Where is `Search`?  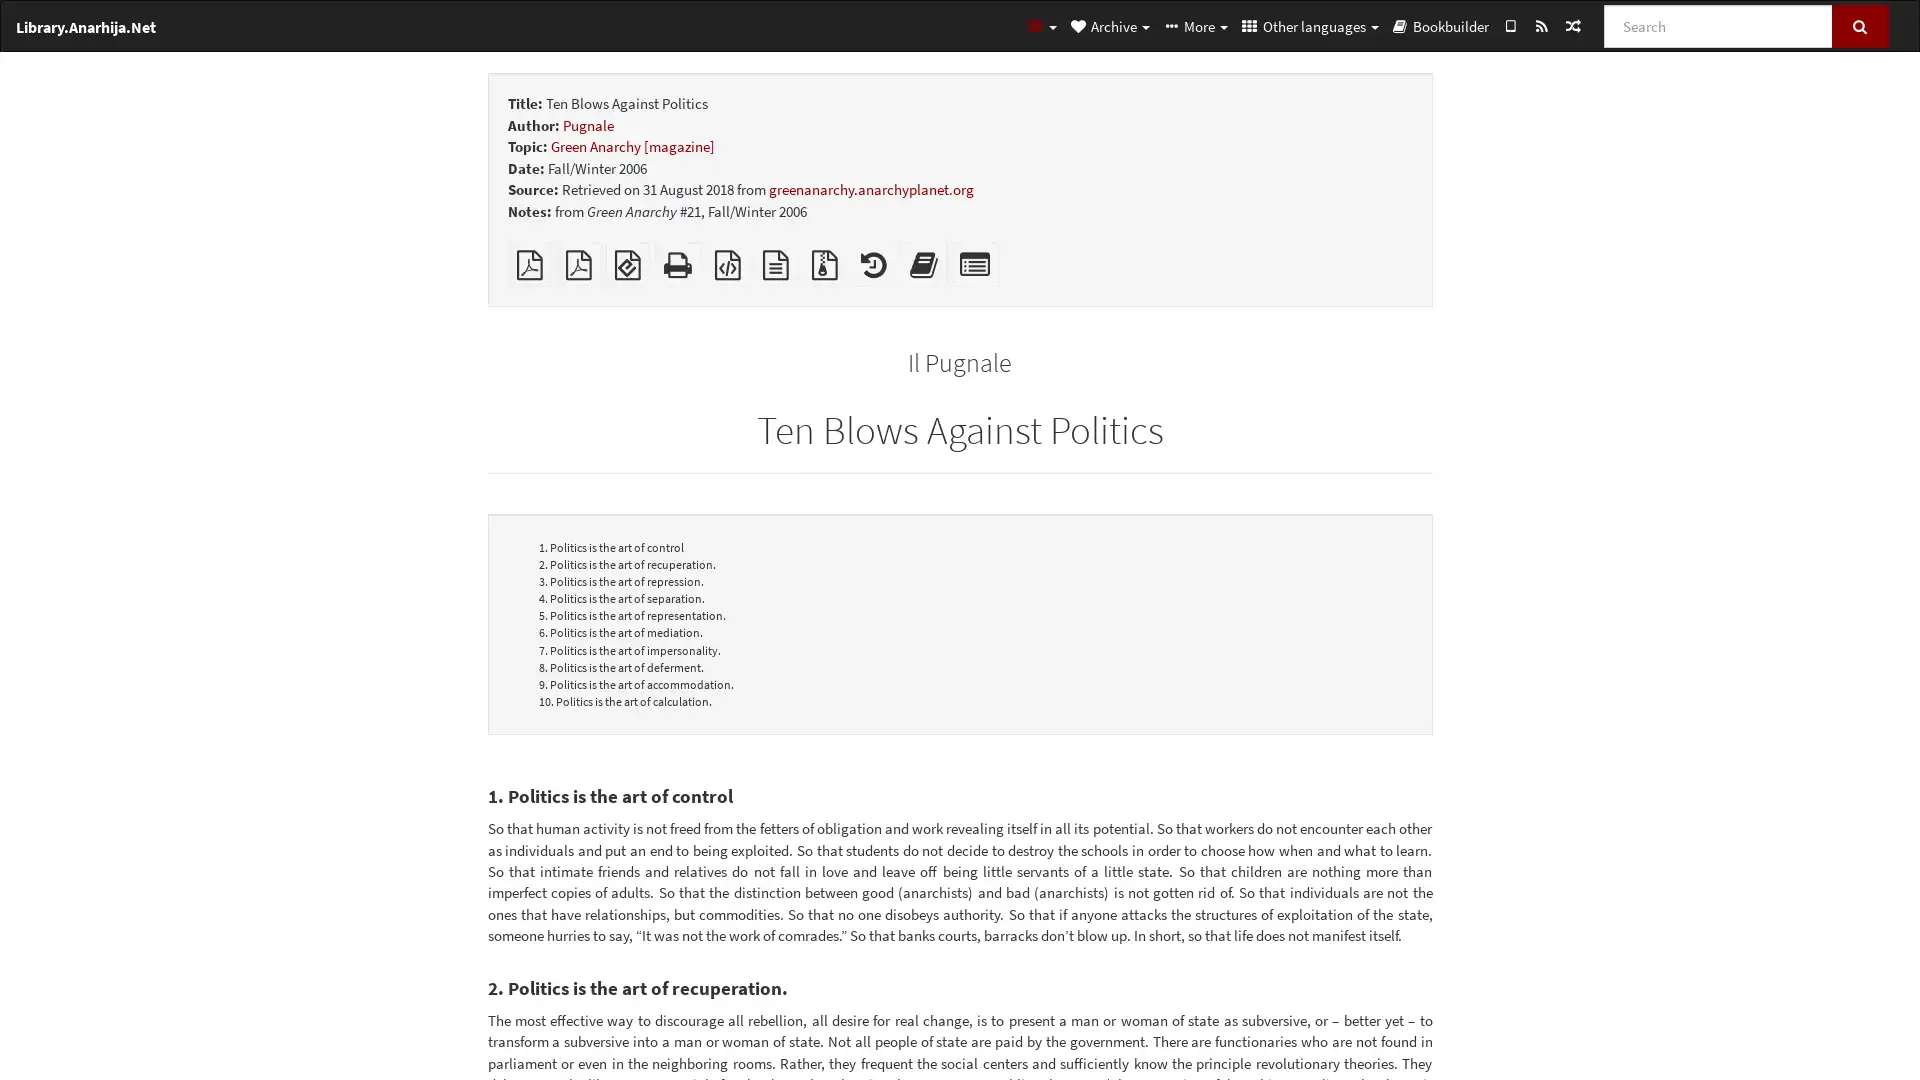
Search is located at coordinates (1859, 25).